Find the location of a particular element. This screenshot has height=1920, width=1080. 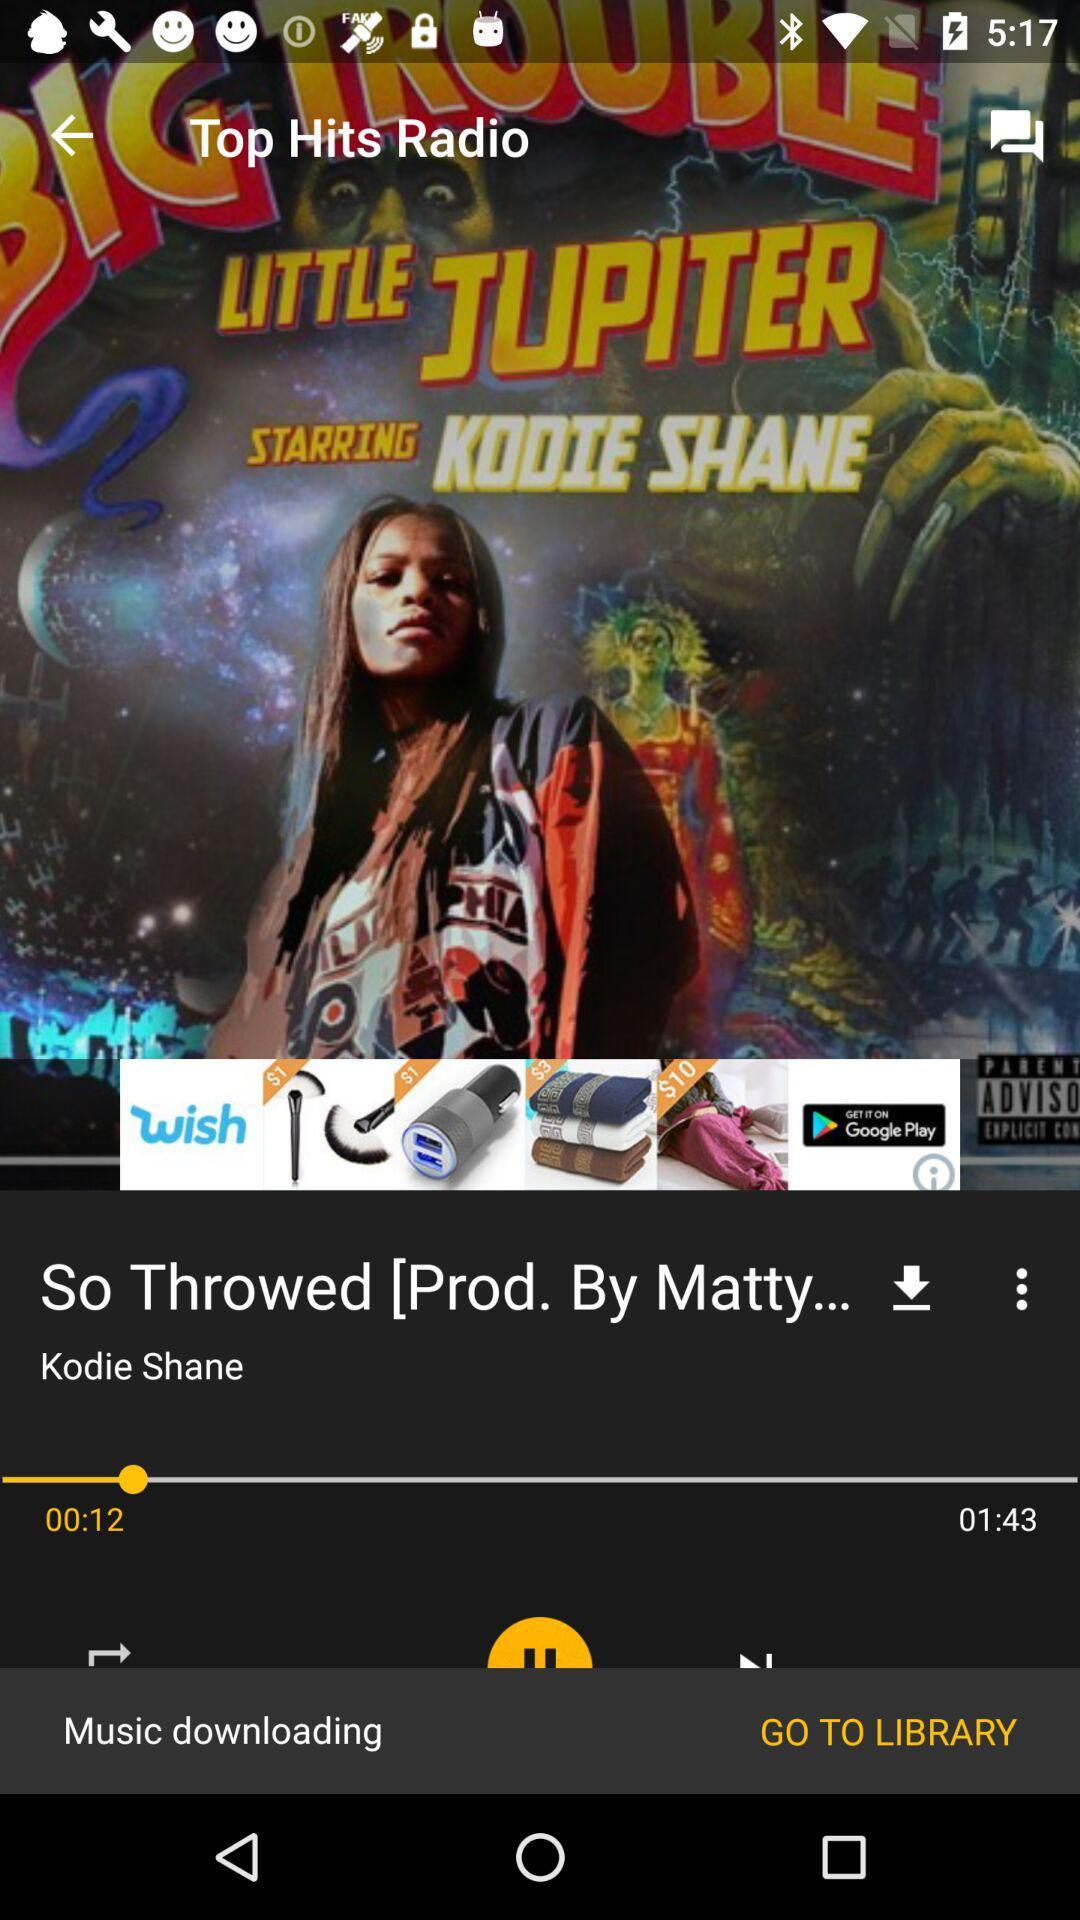

the file_download icon is located at coordinates (911, 1289).